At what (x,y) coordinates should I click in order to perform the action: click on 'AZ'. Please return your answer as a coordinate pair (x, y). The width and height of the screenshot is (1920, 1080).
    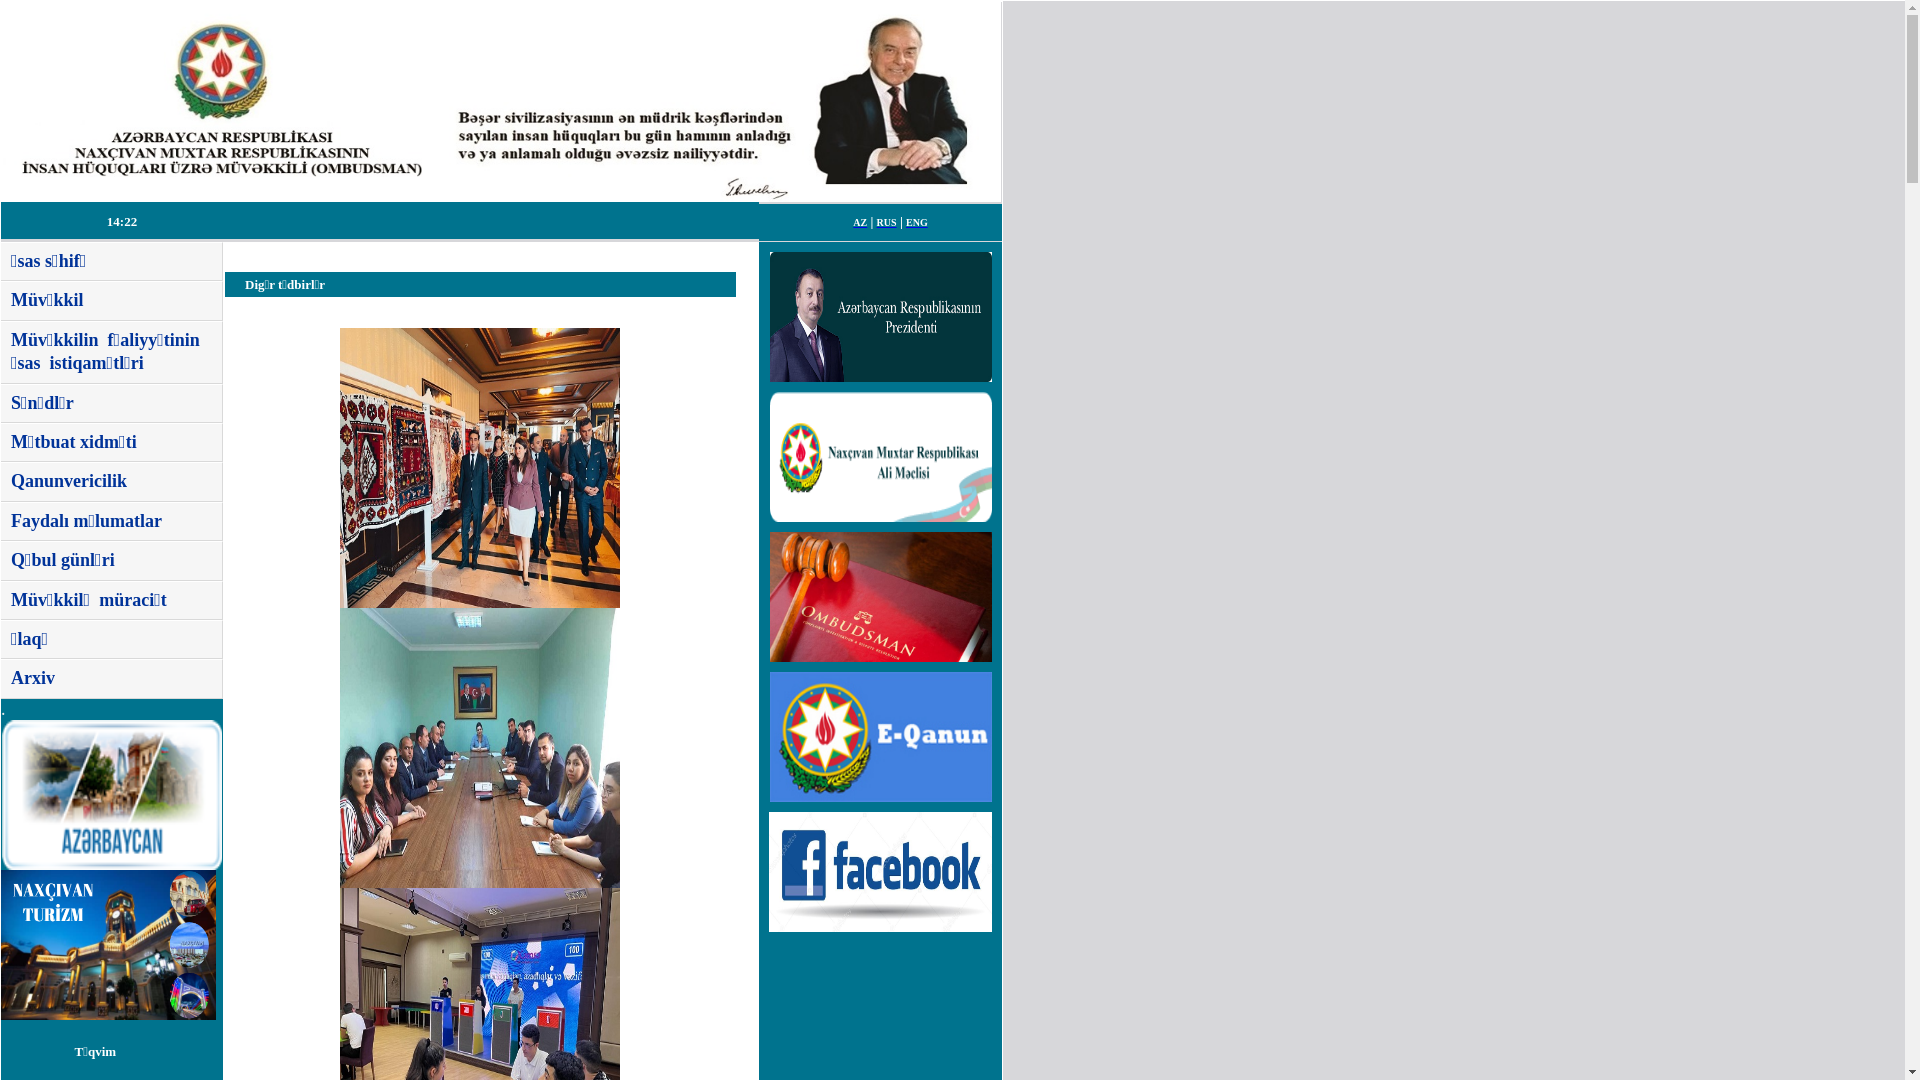
    Looking at the image, I should click on (853, 221).